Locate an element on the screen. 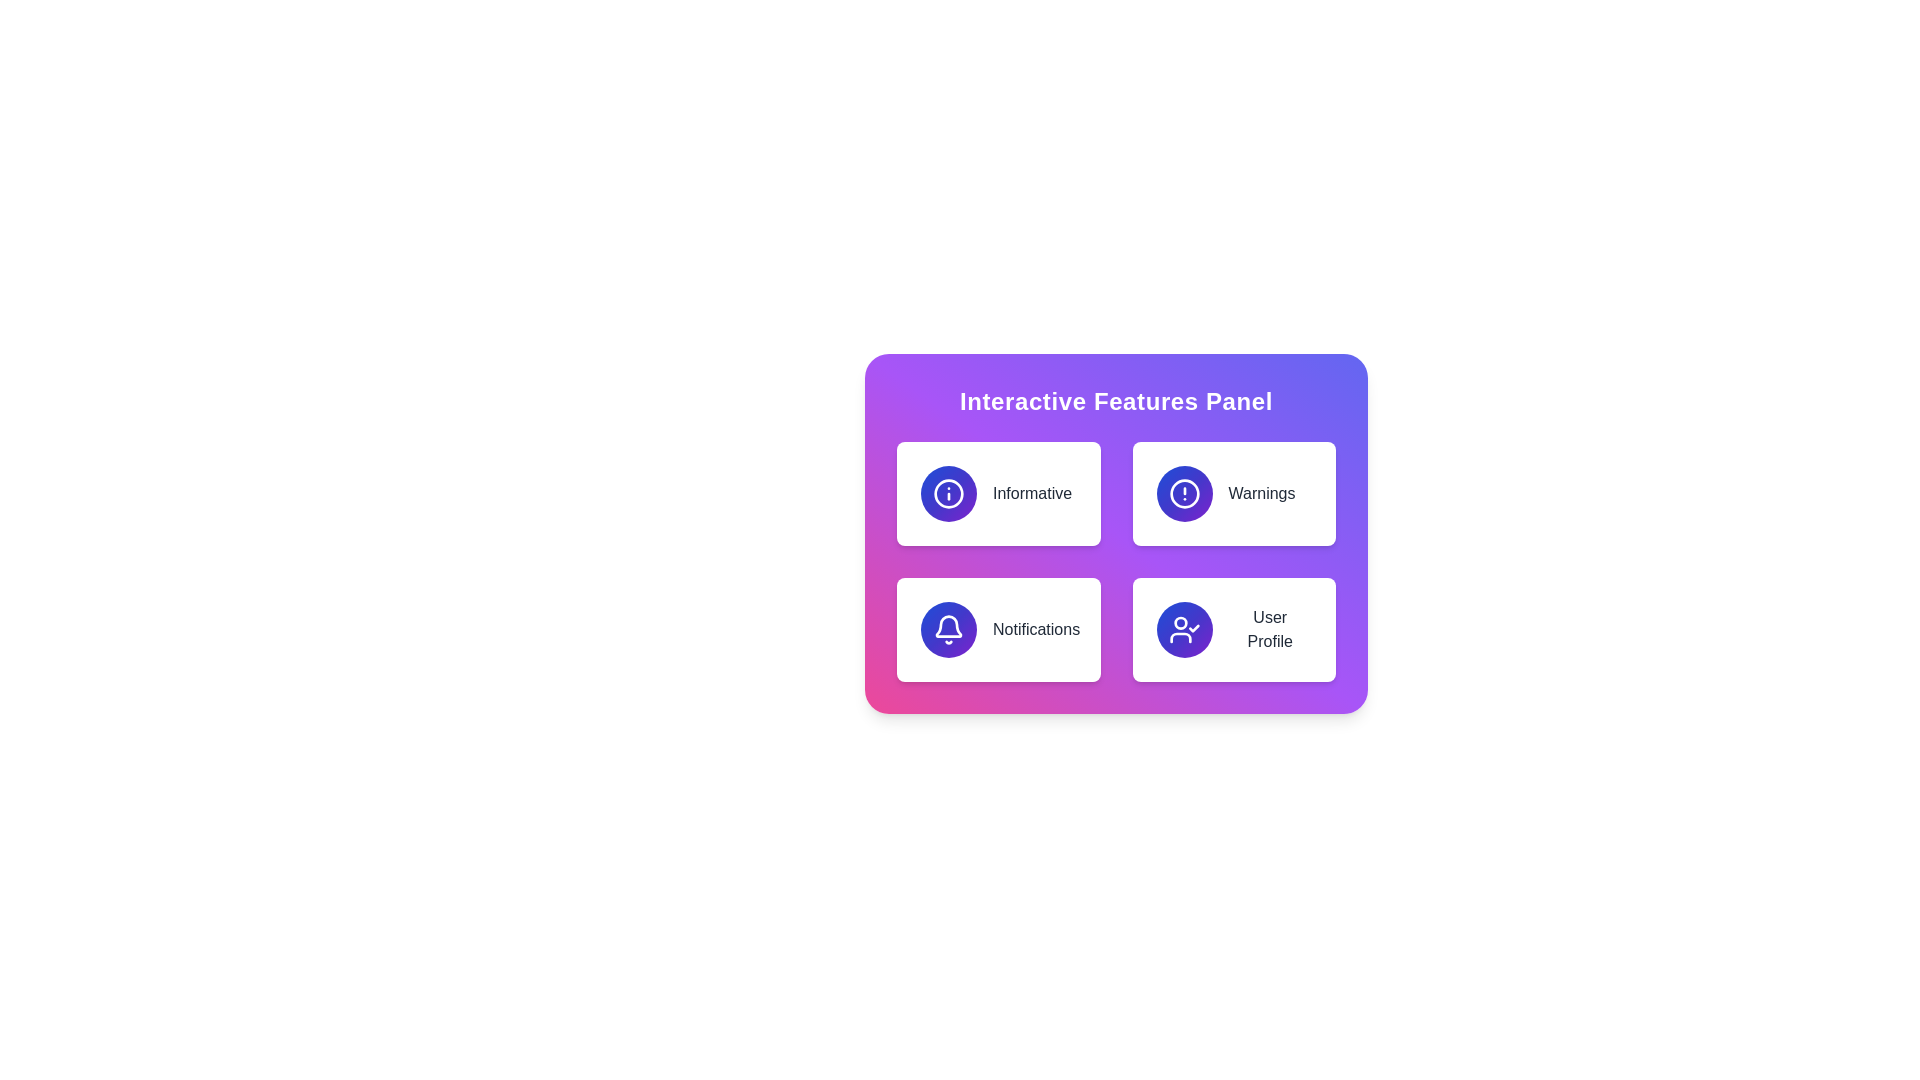 This screenshot has width=1920, height=1080. the circular button with a gradient background from blue to purple containing a white information icon ('i') is located at coordinates (948, 493).